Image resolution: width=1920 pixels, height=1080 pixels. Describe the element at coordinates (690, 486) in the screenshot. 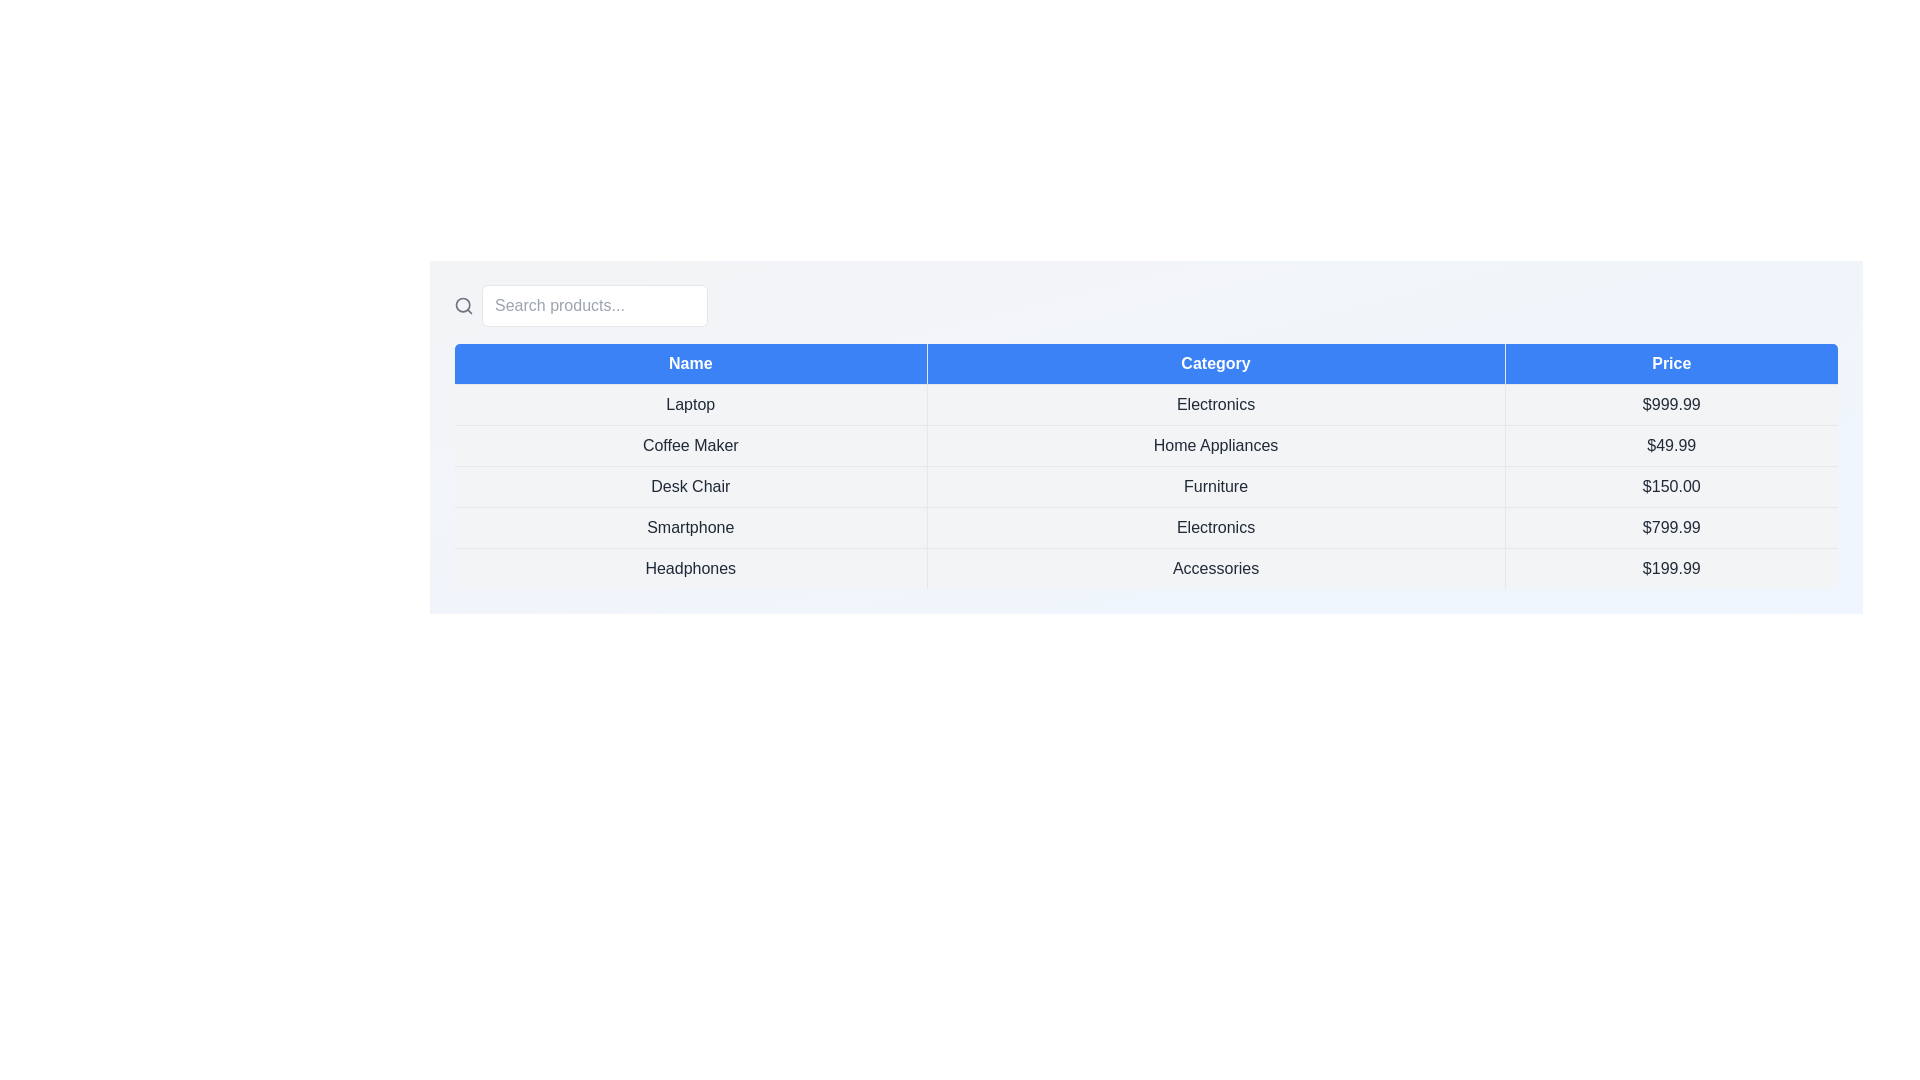

I see `the Text label indicating the name of the product in the second column of the table, specifically in the third row, between 'Coffee Maker' and 'Smartphone'` at that location.